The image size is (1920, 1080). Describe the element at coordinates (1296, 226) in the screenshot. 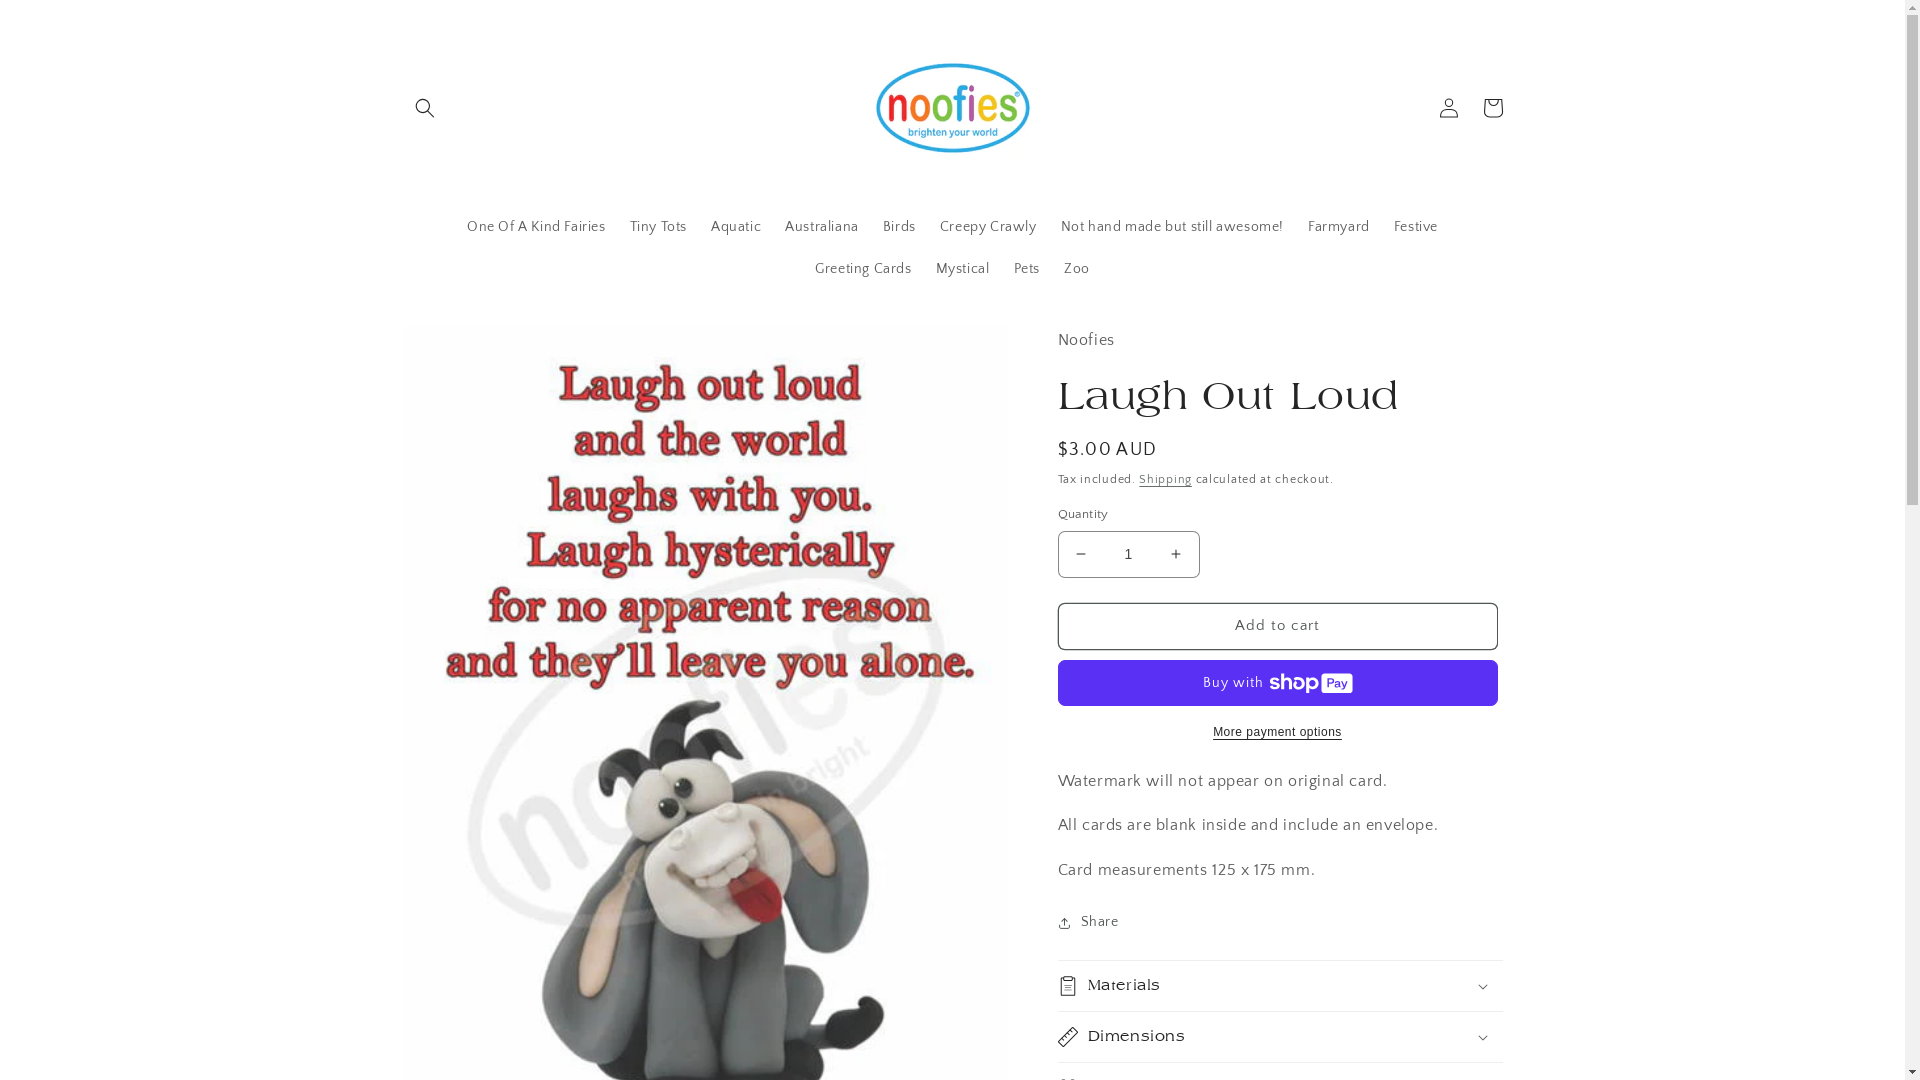

I see `'Farmyard'` at that location.